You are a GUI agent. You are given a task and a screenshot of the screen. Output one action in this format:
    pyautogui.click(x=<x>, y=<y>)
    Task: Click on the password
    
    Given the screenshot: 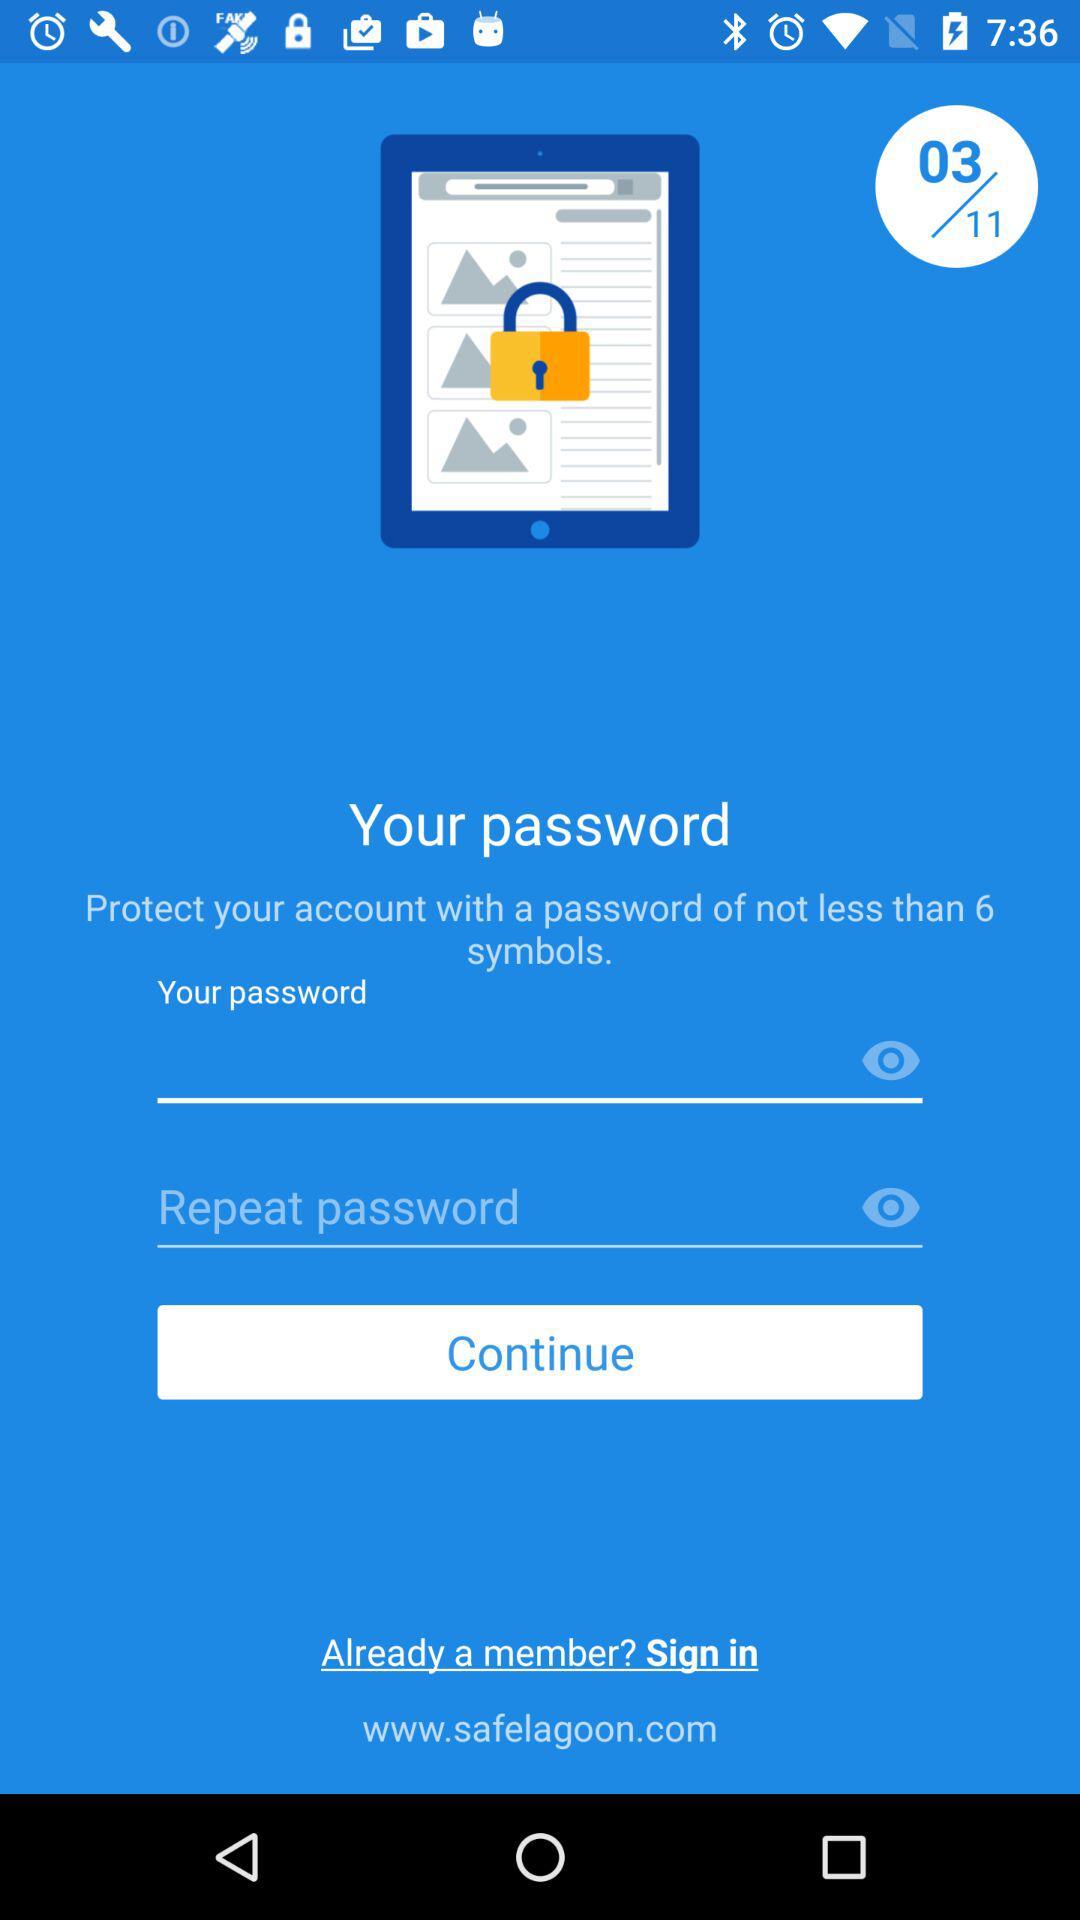 What is the action you would take?
    pyautogui.click(x=540, y=1208)
    